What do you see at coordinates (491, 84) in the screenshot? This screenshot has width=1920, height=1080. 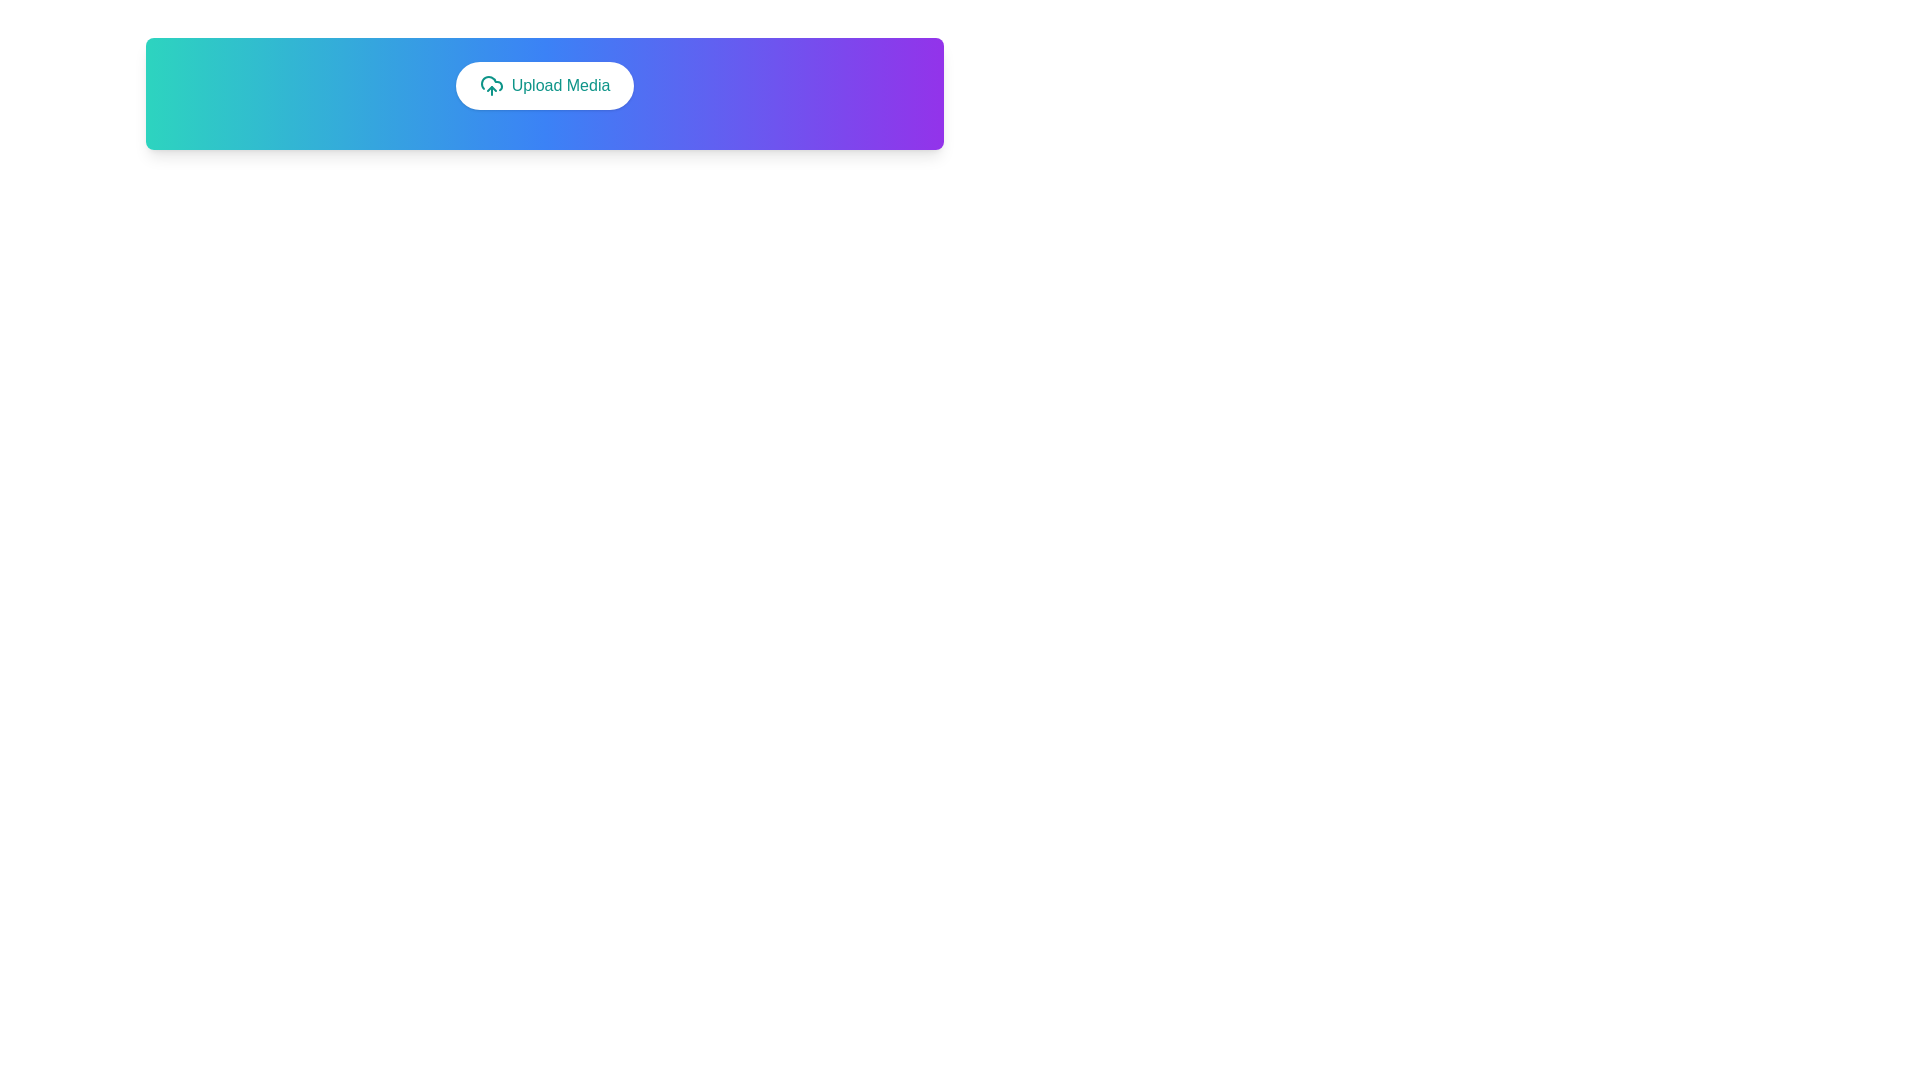 I see `the upload icon, which is a cloud with an upward-pointing arrow, located to the left of the 'Upload Media' button` at bounding box center [491, 84].